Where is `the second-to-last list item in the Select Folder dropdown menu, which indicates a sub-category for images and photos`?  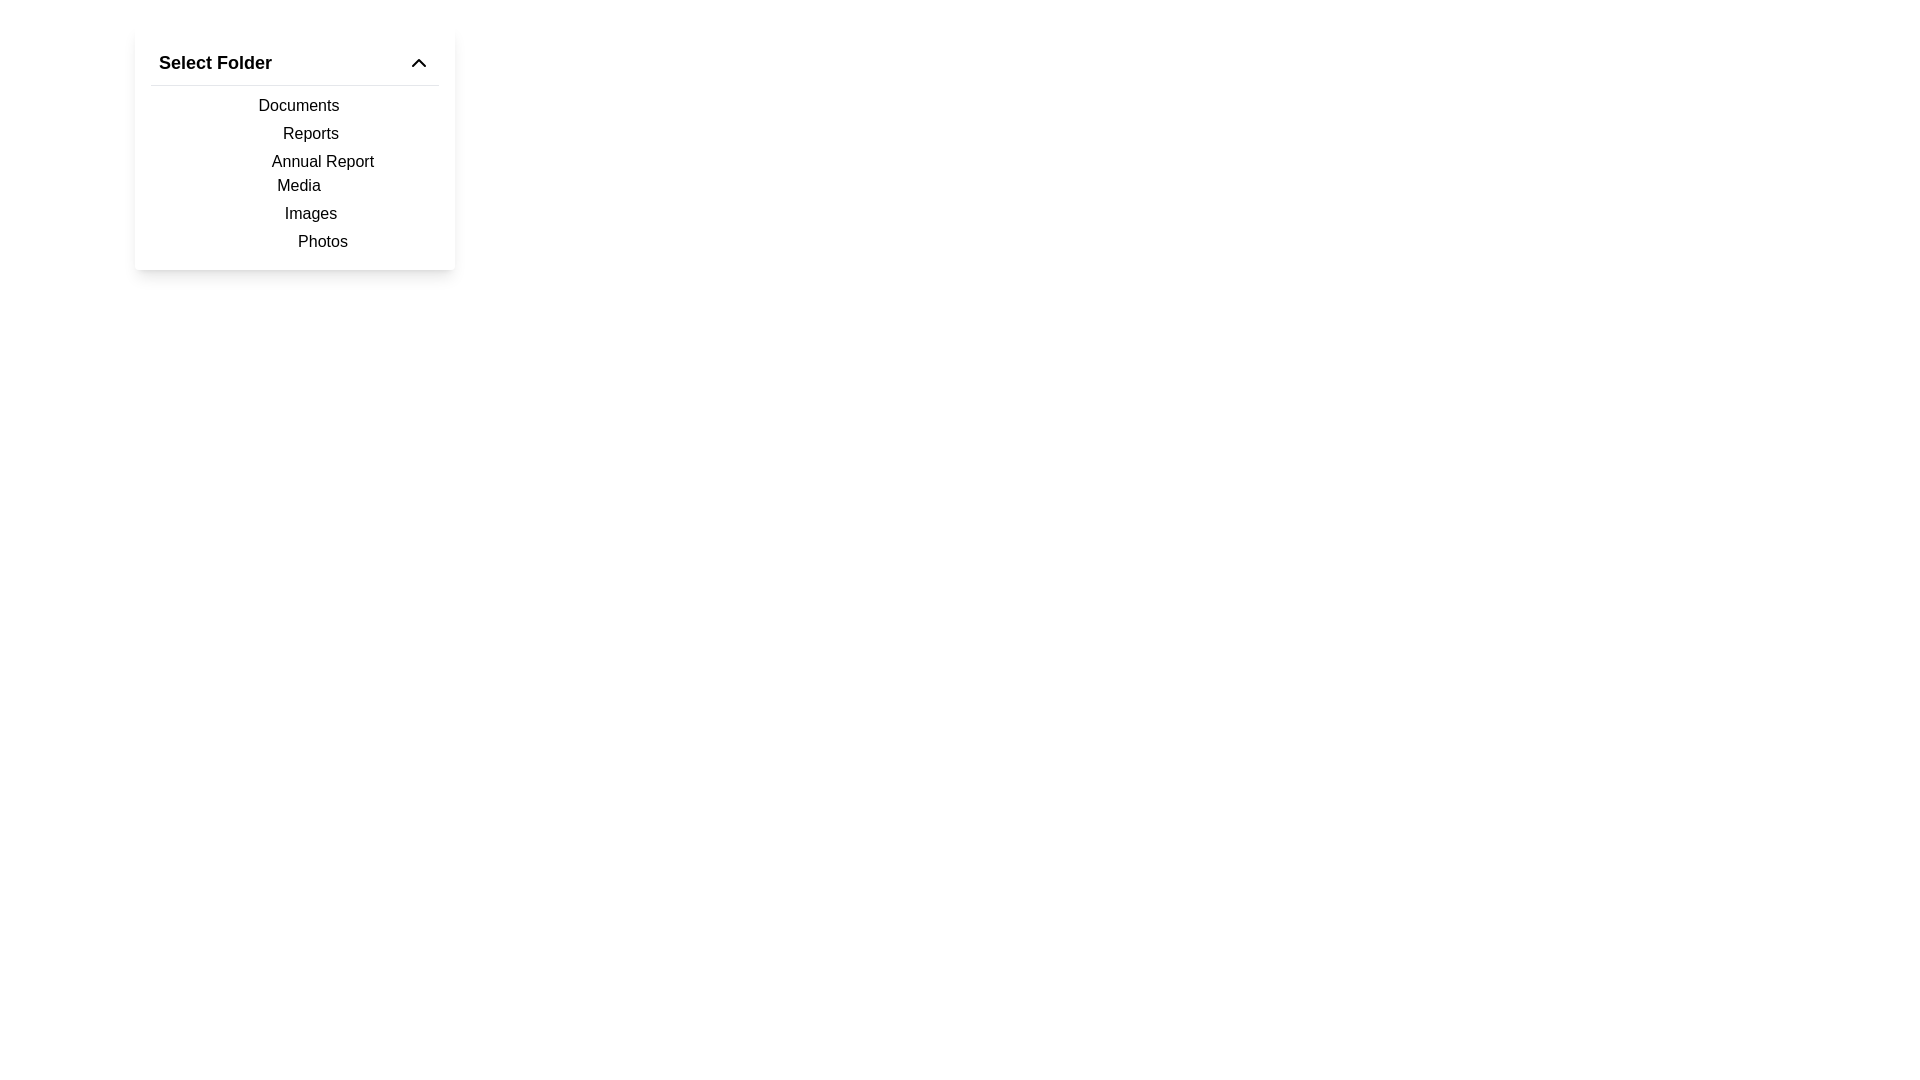 the second-to-last list item in the Select Folder dropdown menu, which indicates a sub-category for images and photos is located at coordinates (306, 226).